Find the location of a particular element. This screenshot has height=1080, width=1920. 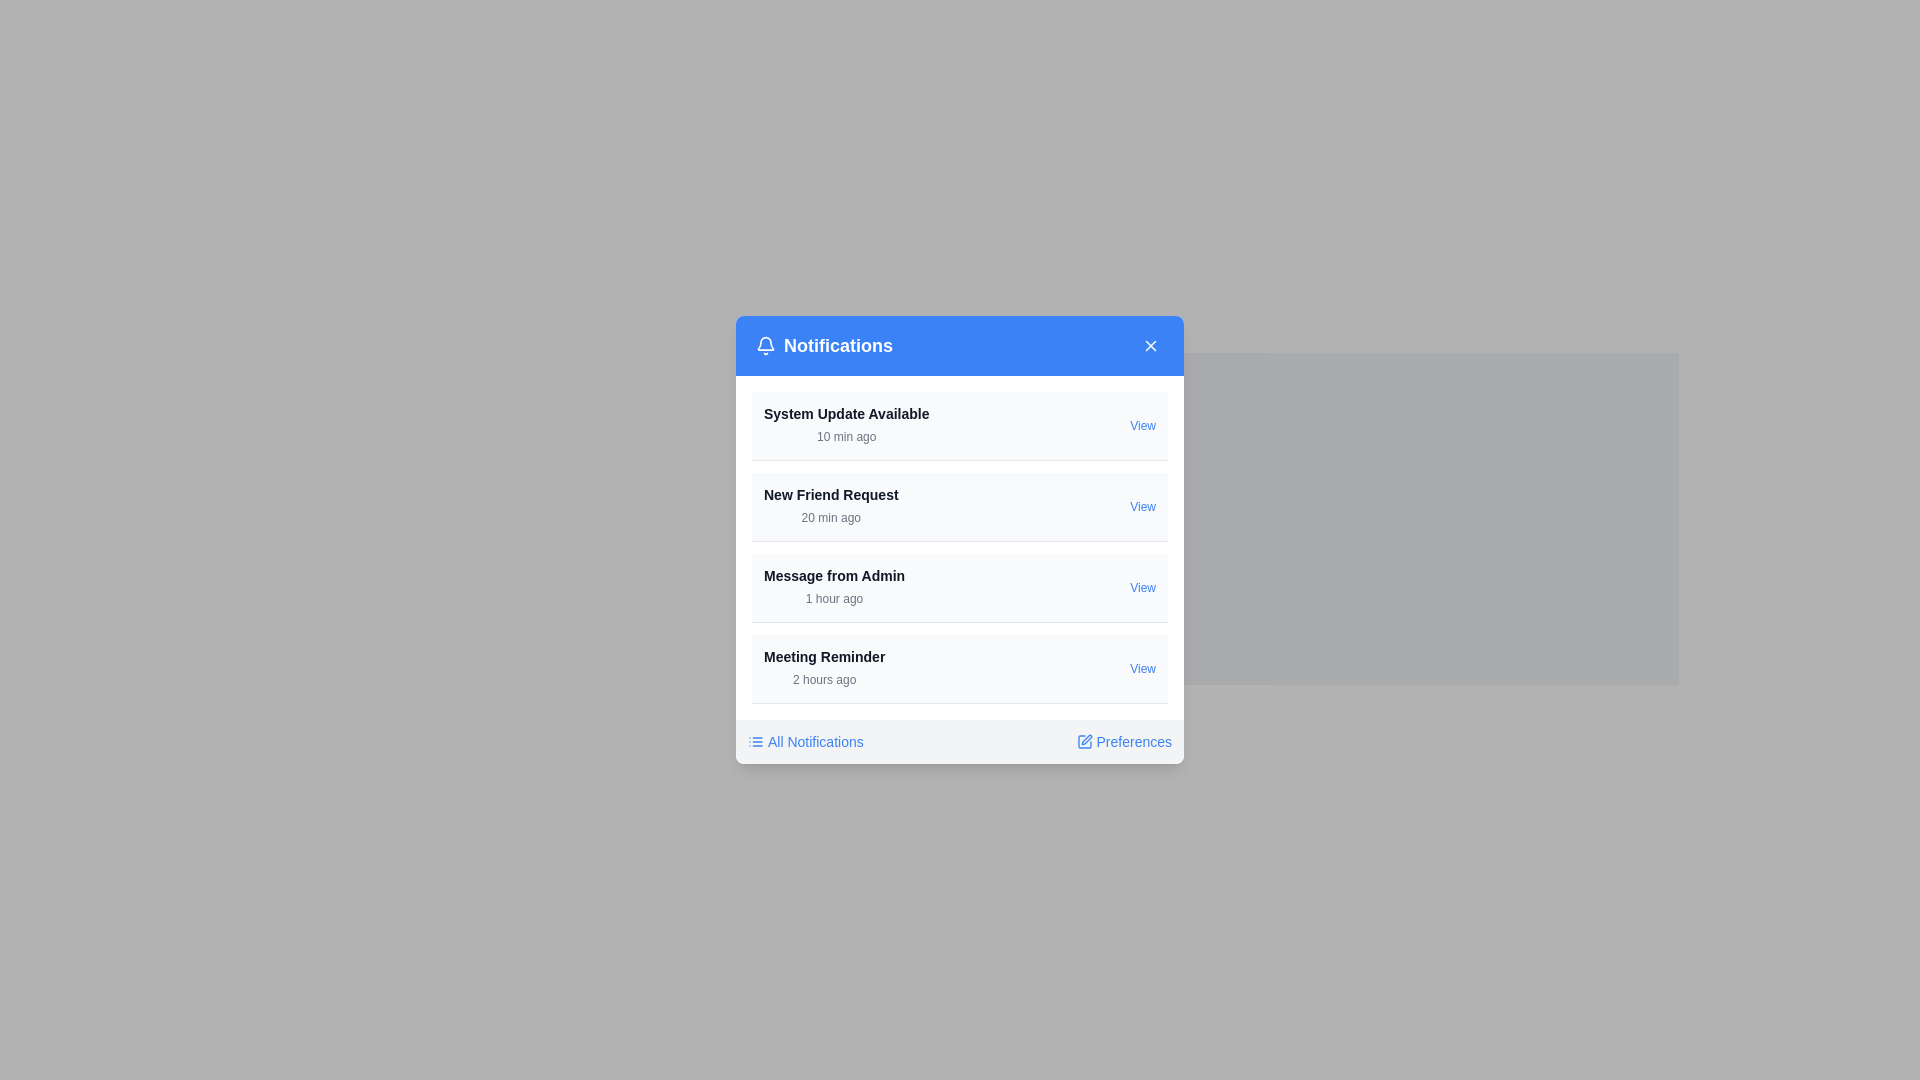

the bell-shaped icon in the notification header, which is located to the left of the title 'Notifications' is located at coordinates (765, 342).